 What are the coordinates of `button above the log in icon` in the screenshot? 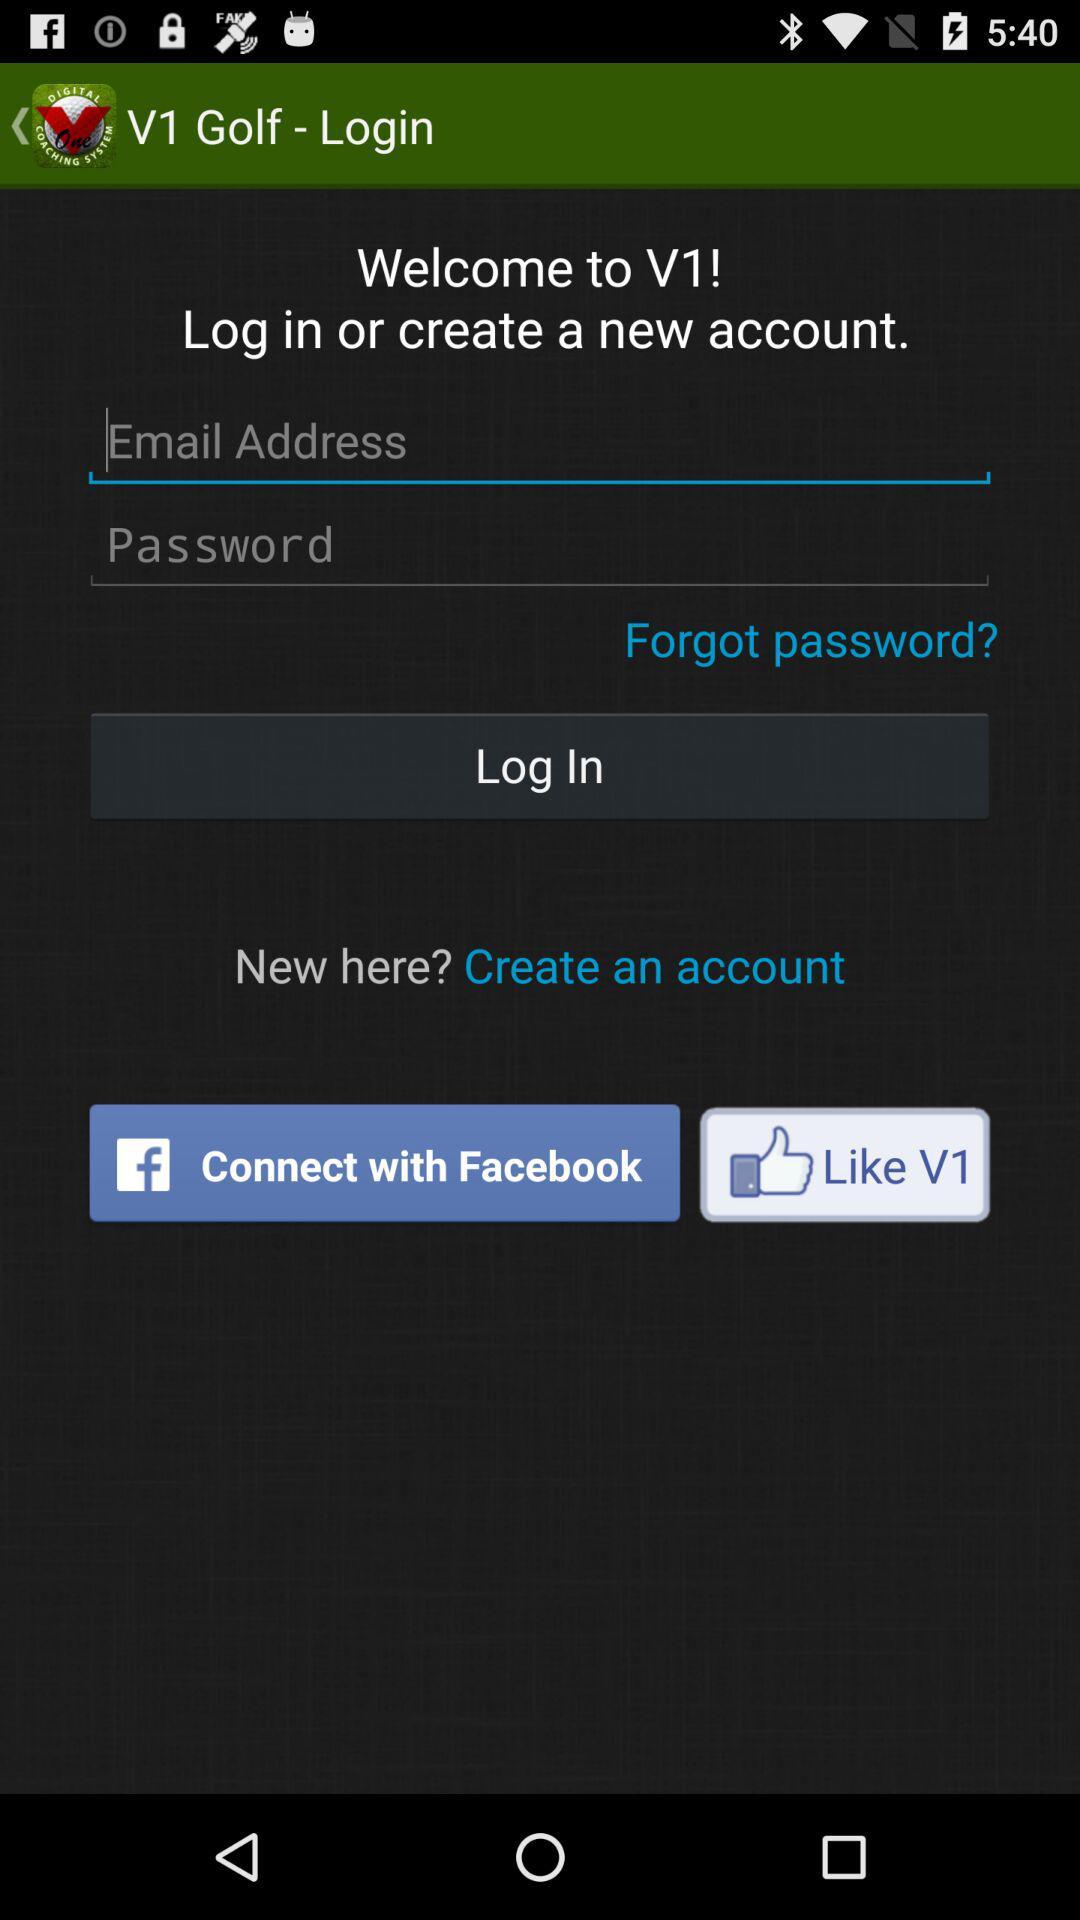 It's located at (811, 637).